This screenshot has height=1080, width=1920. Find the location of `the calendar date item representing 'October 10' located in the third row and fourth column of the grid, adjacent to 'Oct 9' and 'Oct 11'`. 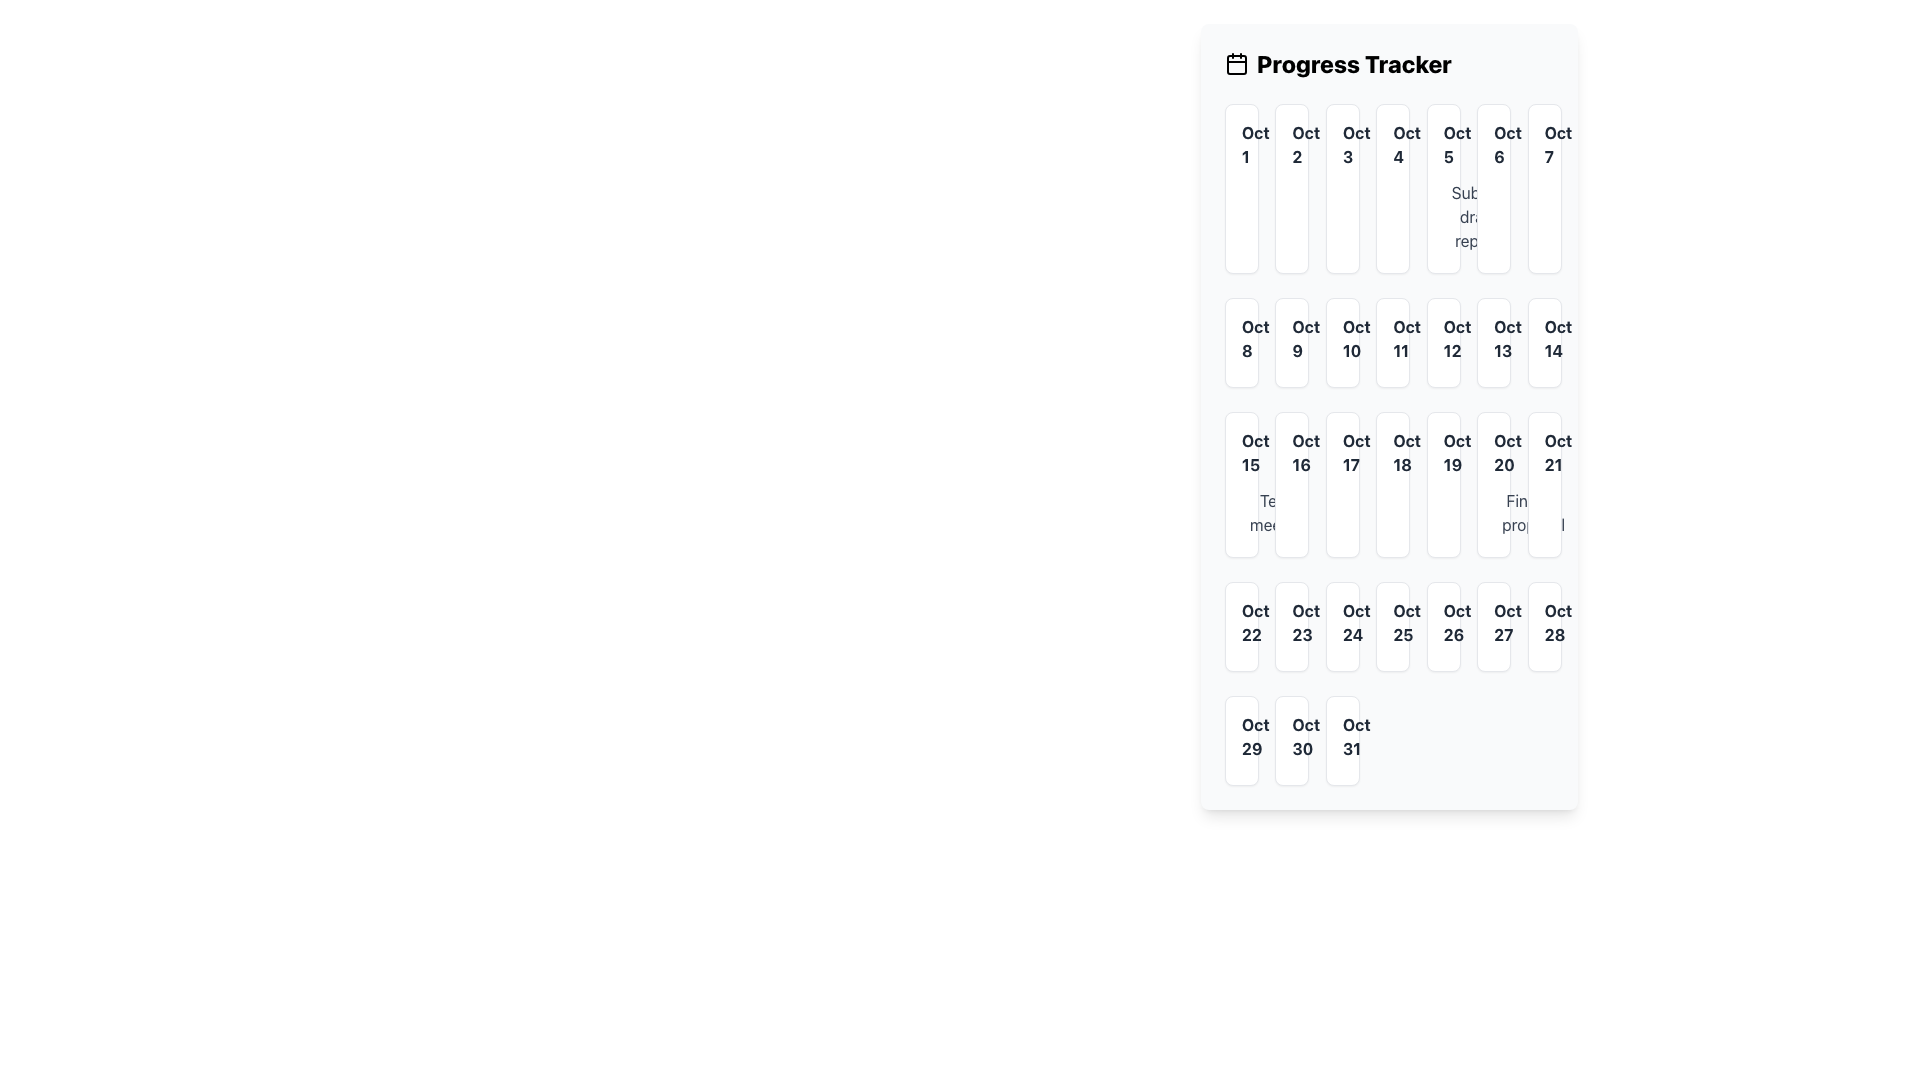

the calendar date item representing 'October 10' located in the third row and fourth column of the grid, adjacent to 'Oct 9' and 'Oct 11' is located at coordinates (1342, 342).